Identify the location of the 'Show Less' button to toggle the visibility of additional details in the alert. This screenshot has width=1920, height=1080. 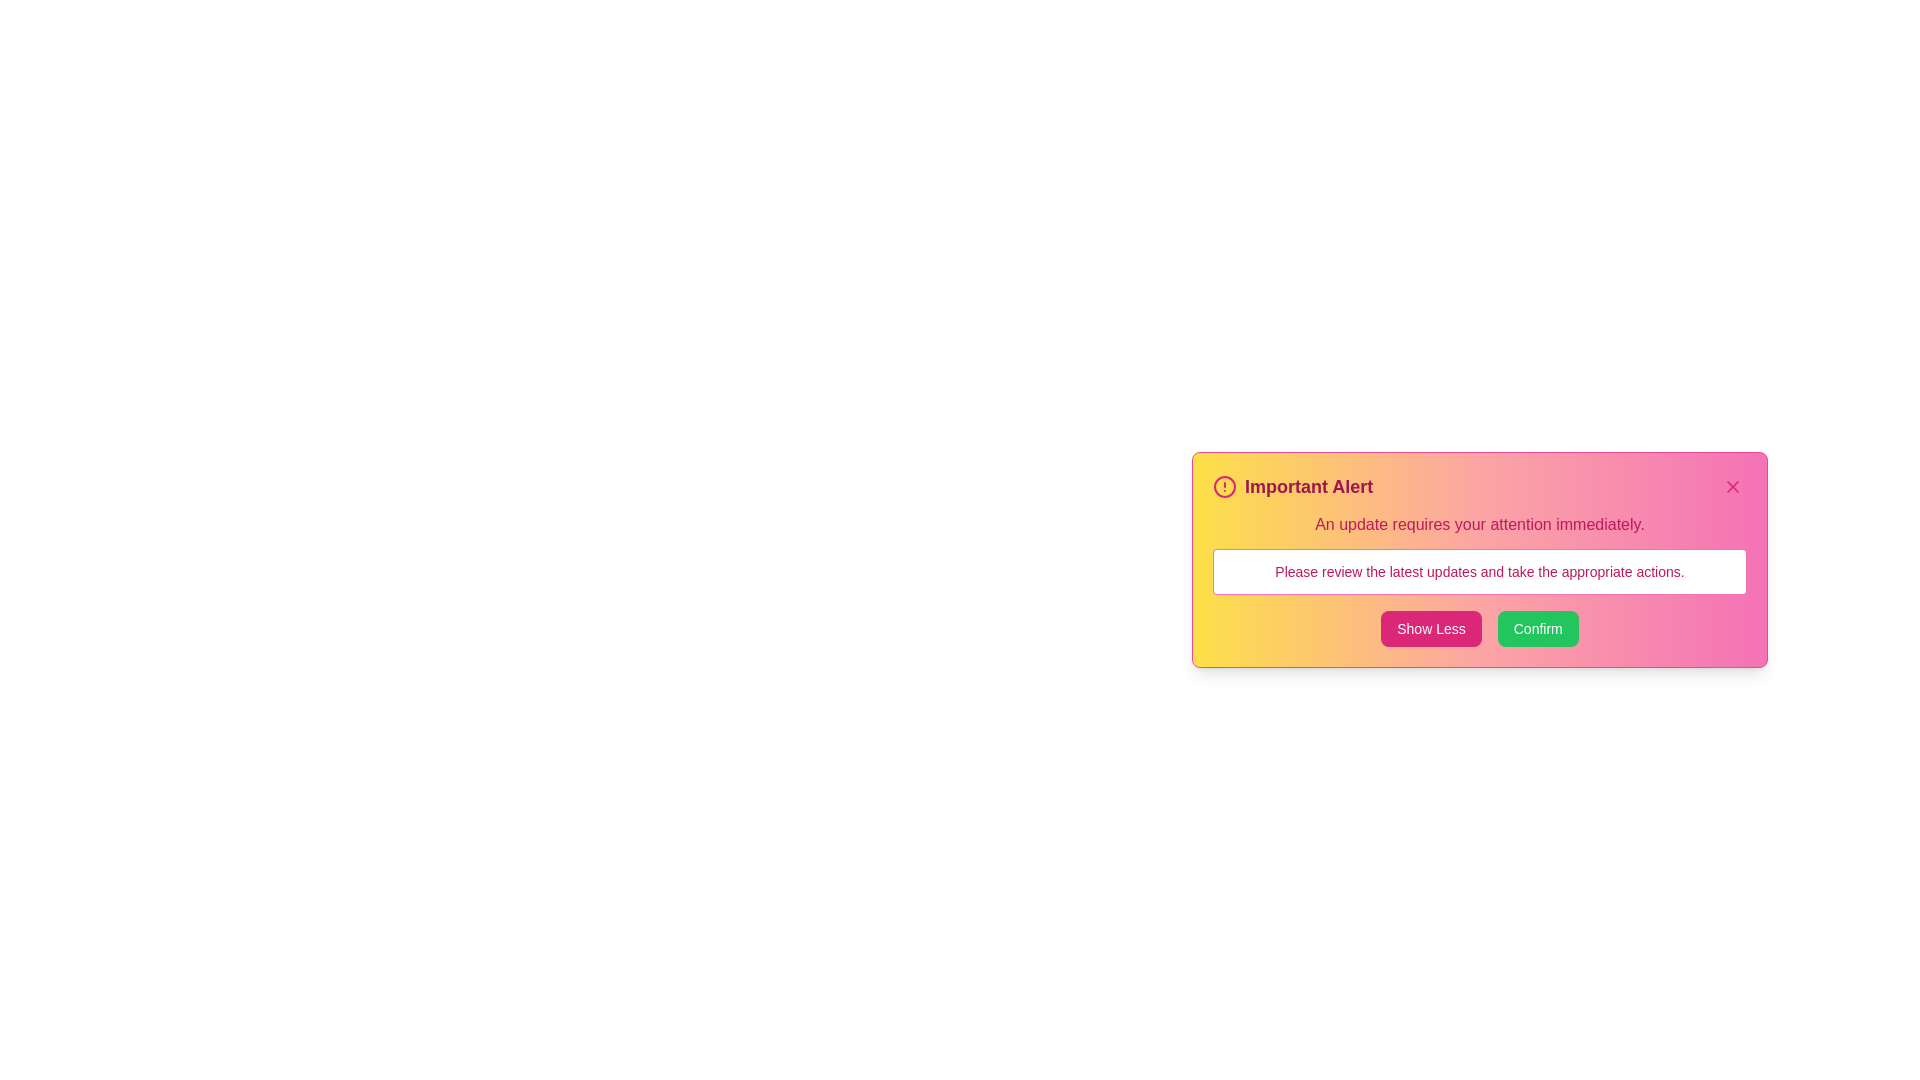
(1429, 627).